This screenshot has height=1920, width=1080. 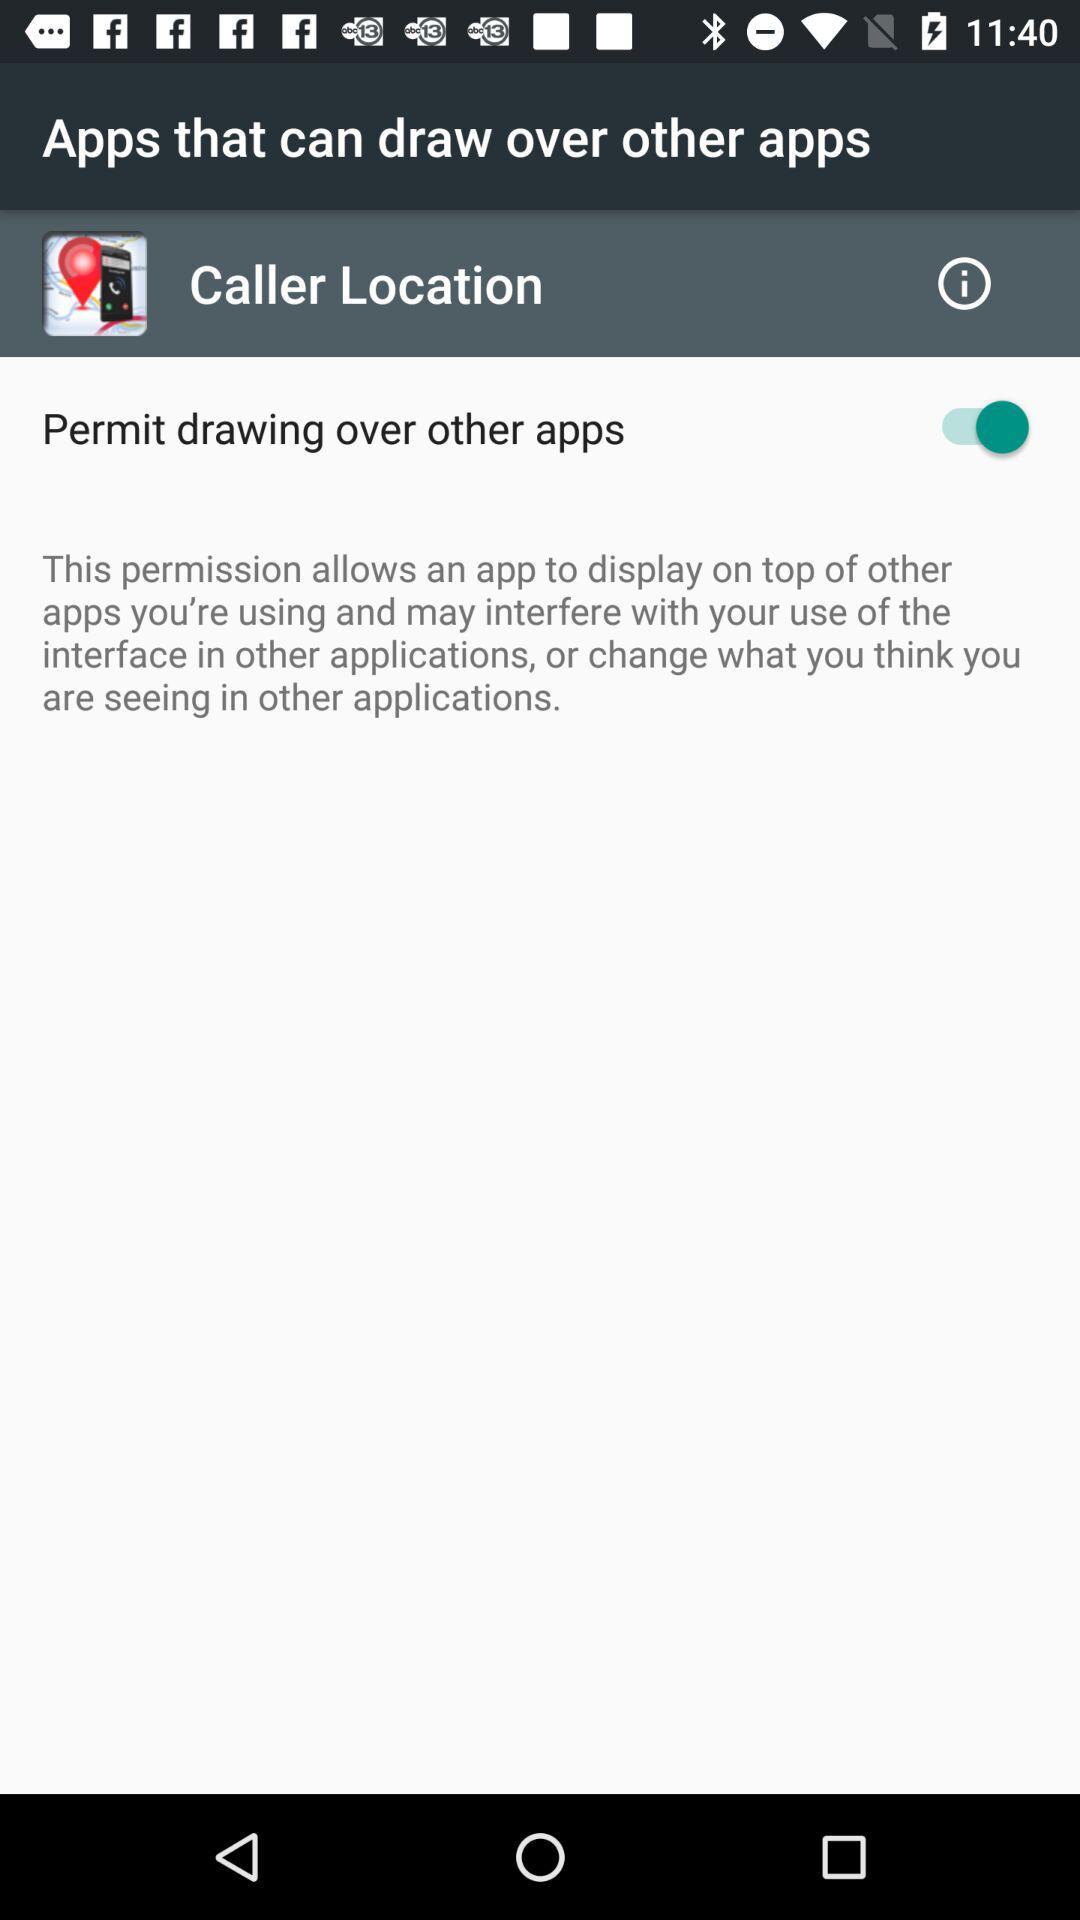 I want to click on the info icon, so click(x=963, y=282).